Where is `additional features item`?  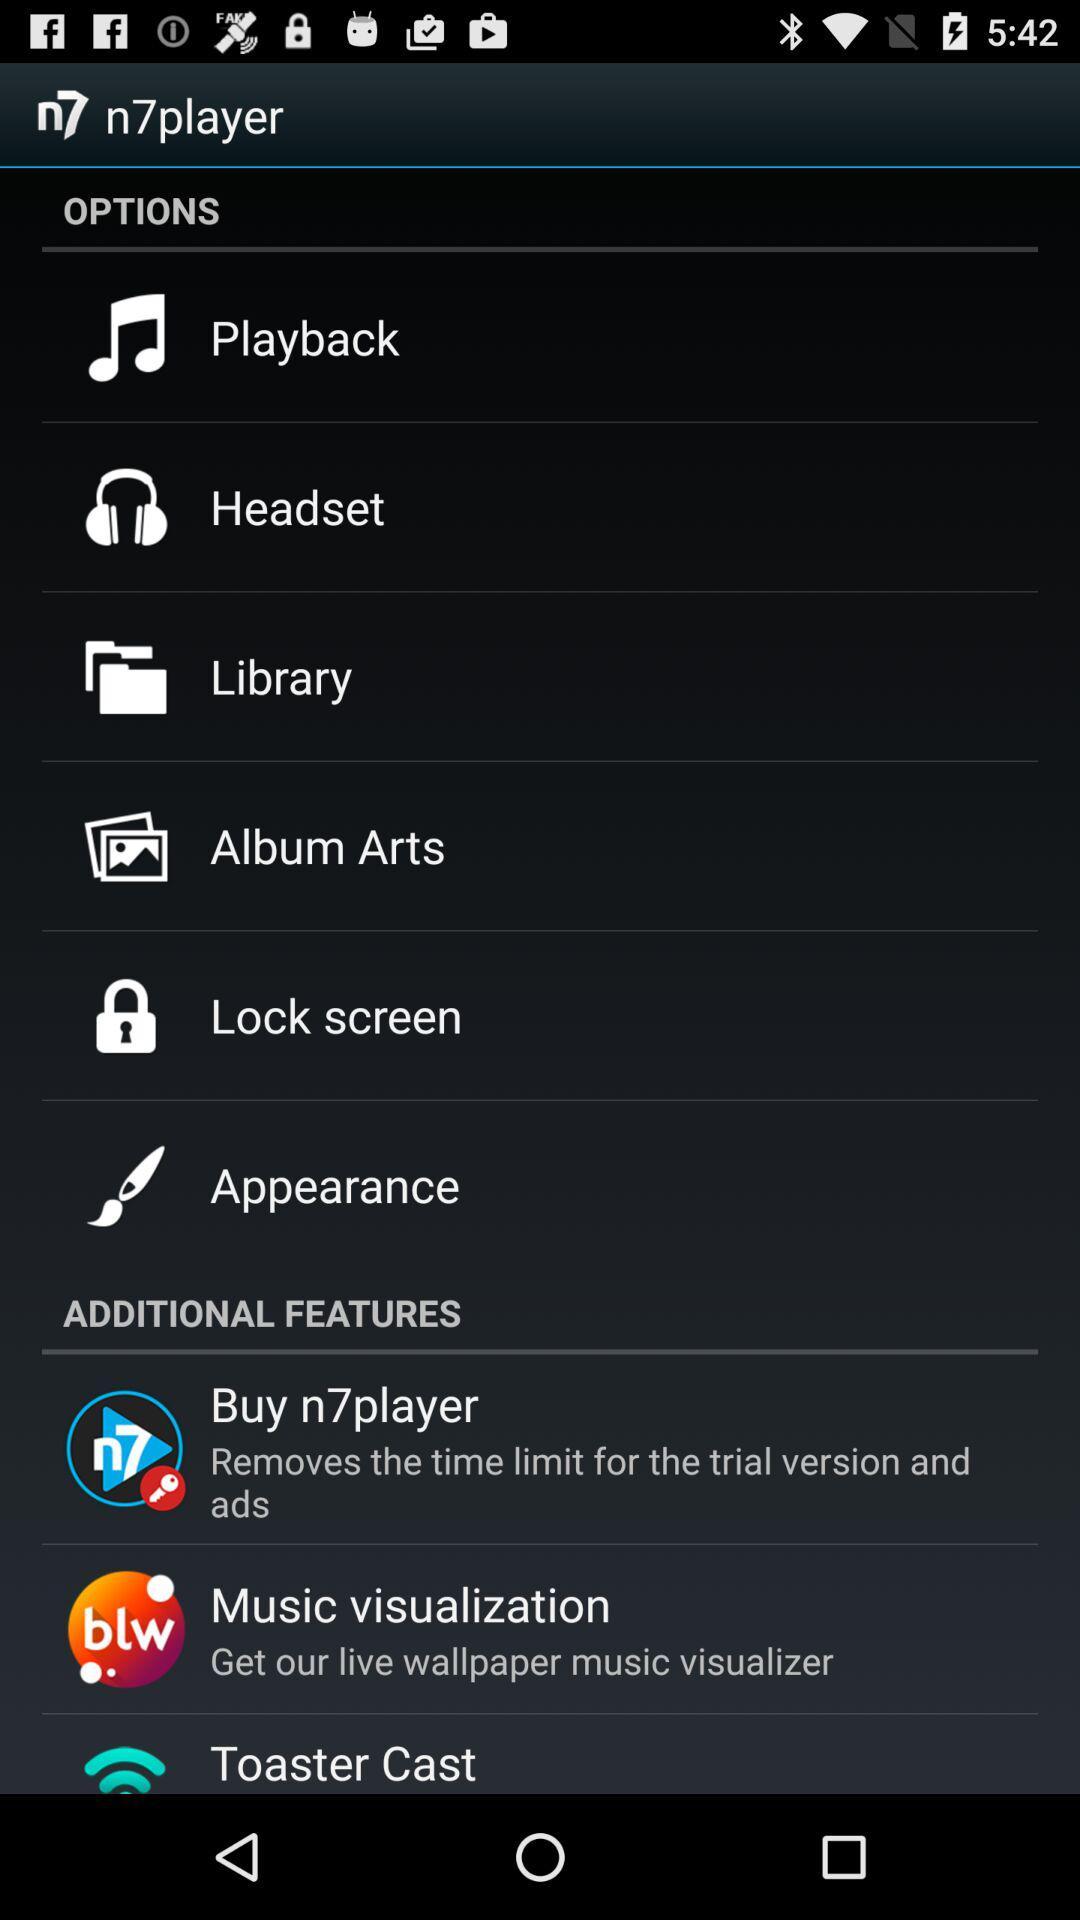
additional features item is located at coordinates (540, 1312).